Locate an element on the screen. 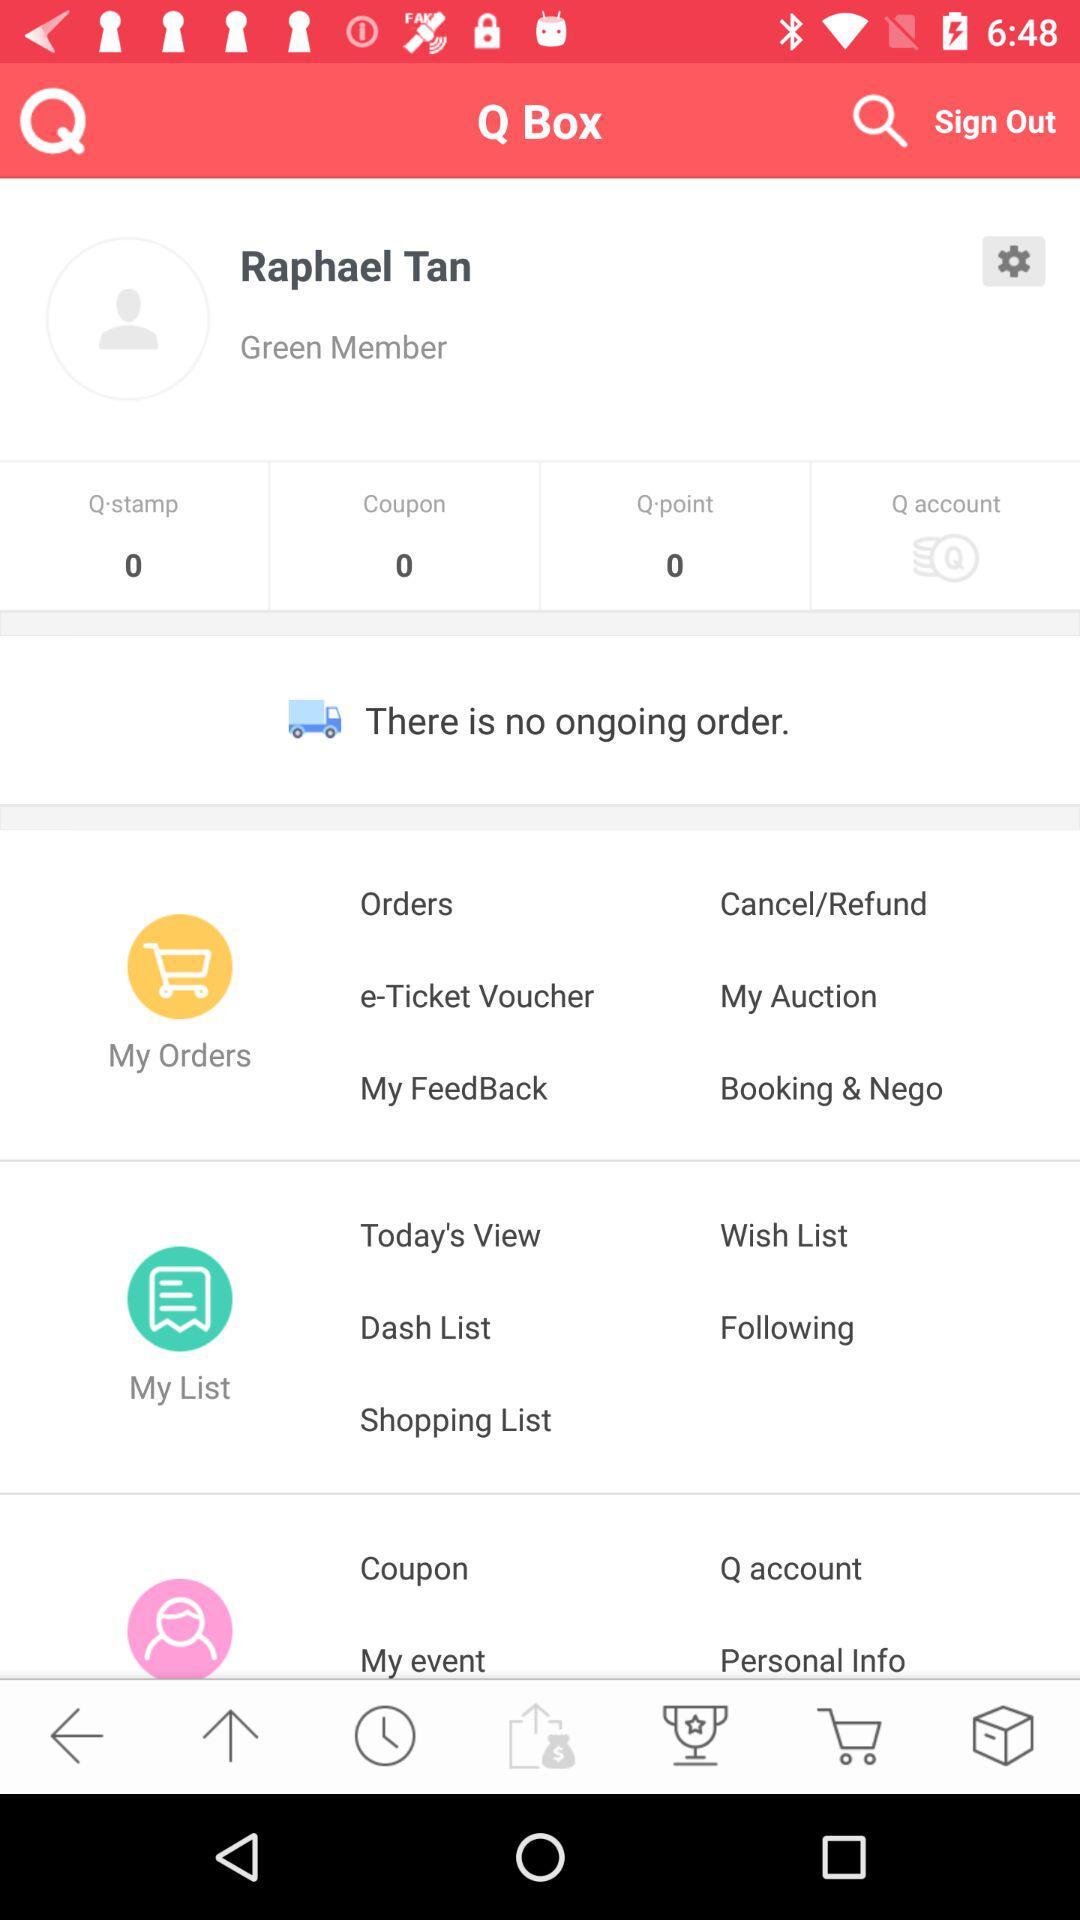 This screenshot has height=1920, width=1080. top of the page is located at coordinates (229, 1734).